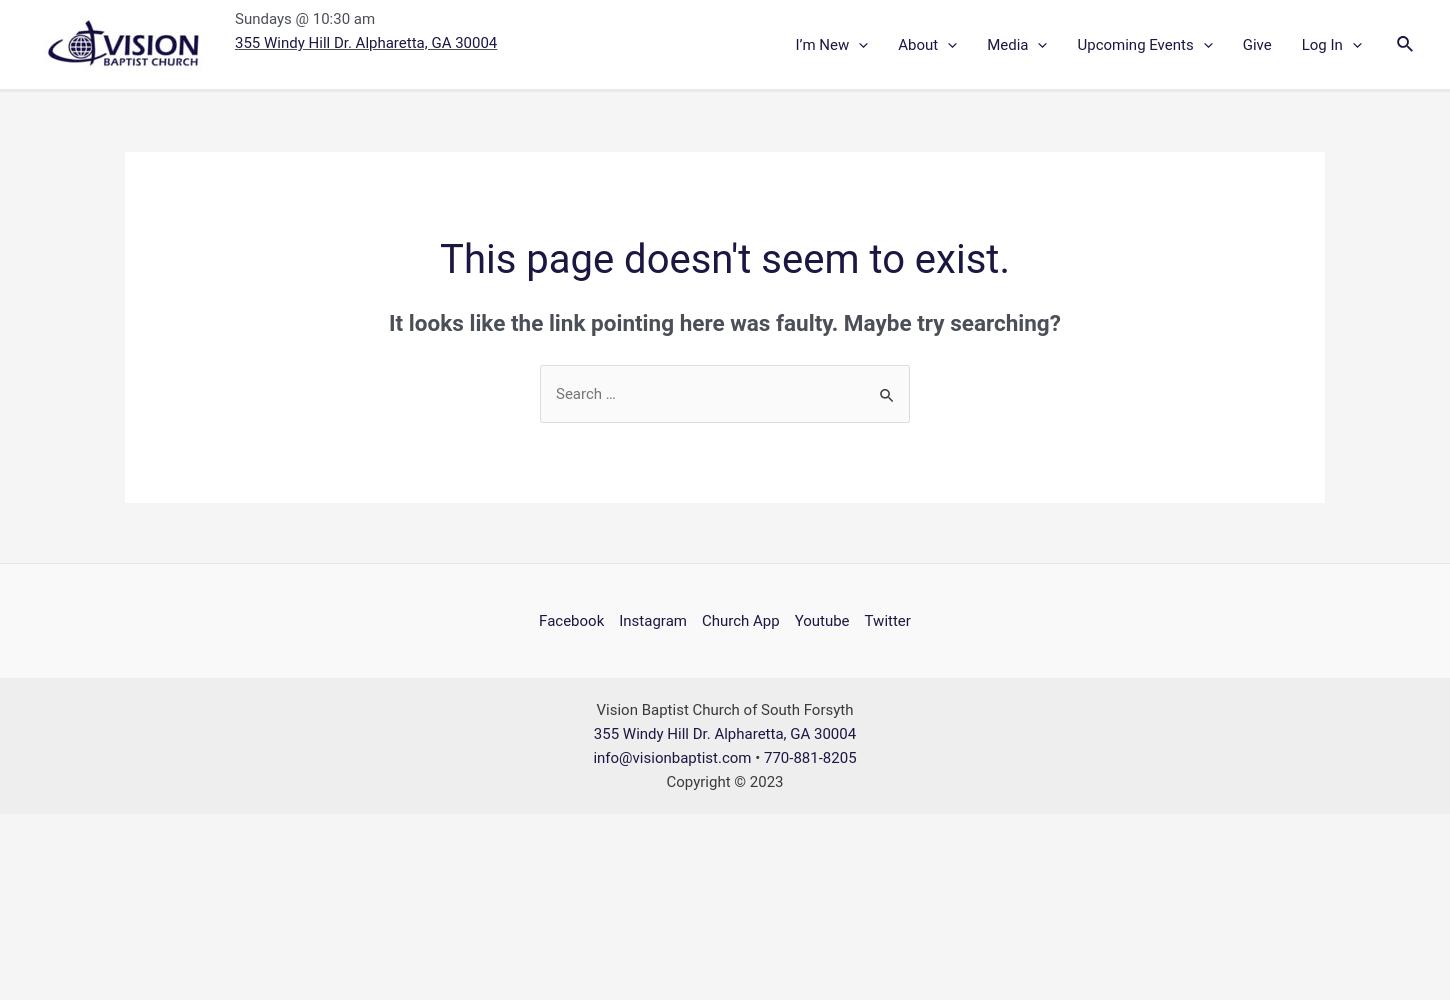  Describe the element at coordinates (388, 321) in the screenshot. I see `'It looks like the link pointing here was faulty. Maybe try searching?'` at that location.